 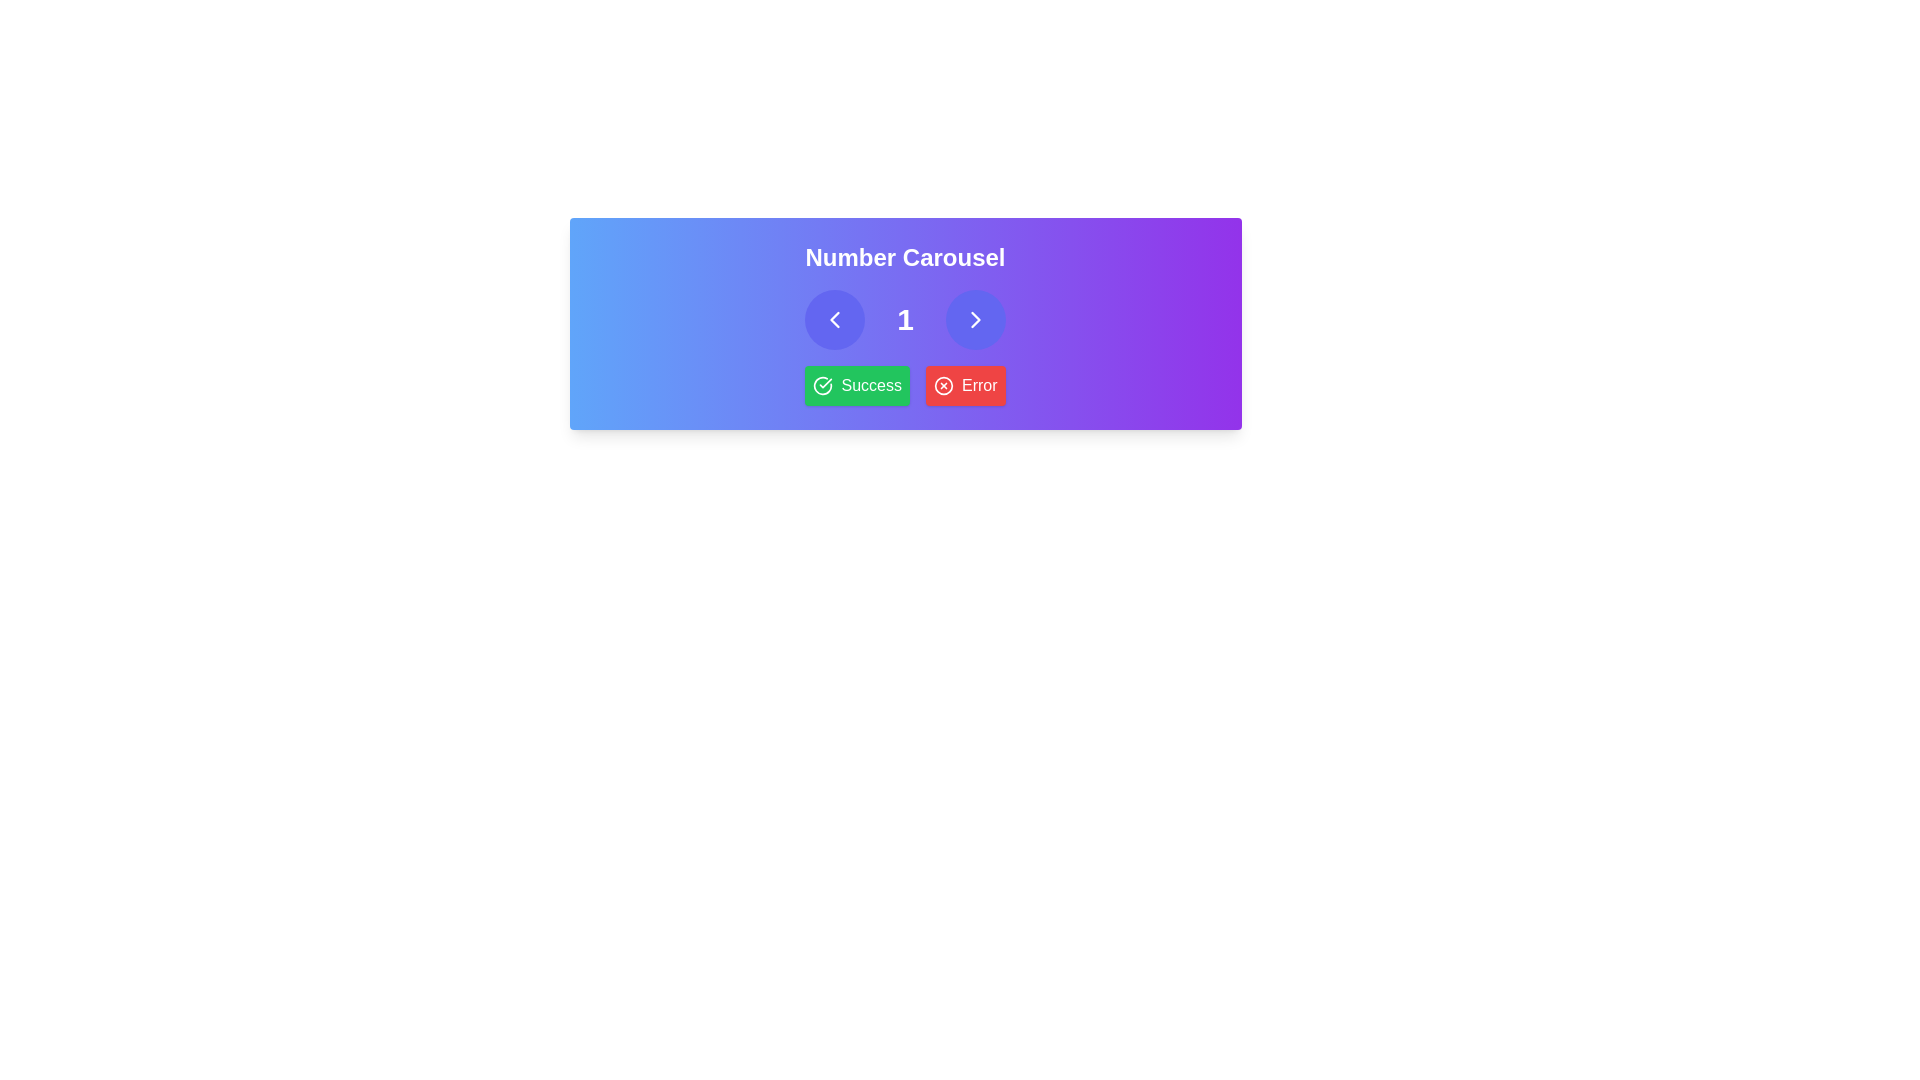 I want to click on the error state button located to the right of the green 'Success' button under the 'Number Carousel' label, so click(x=965, y=385).